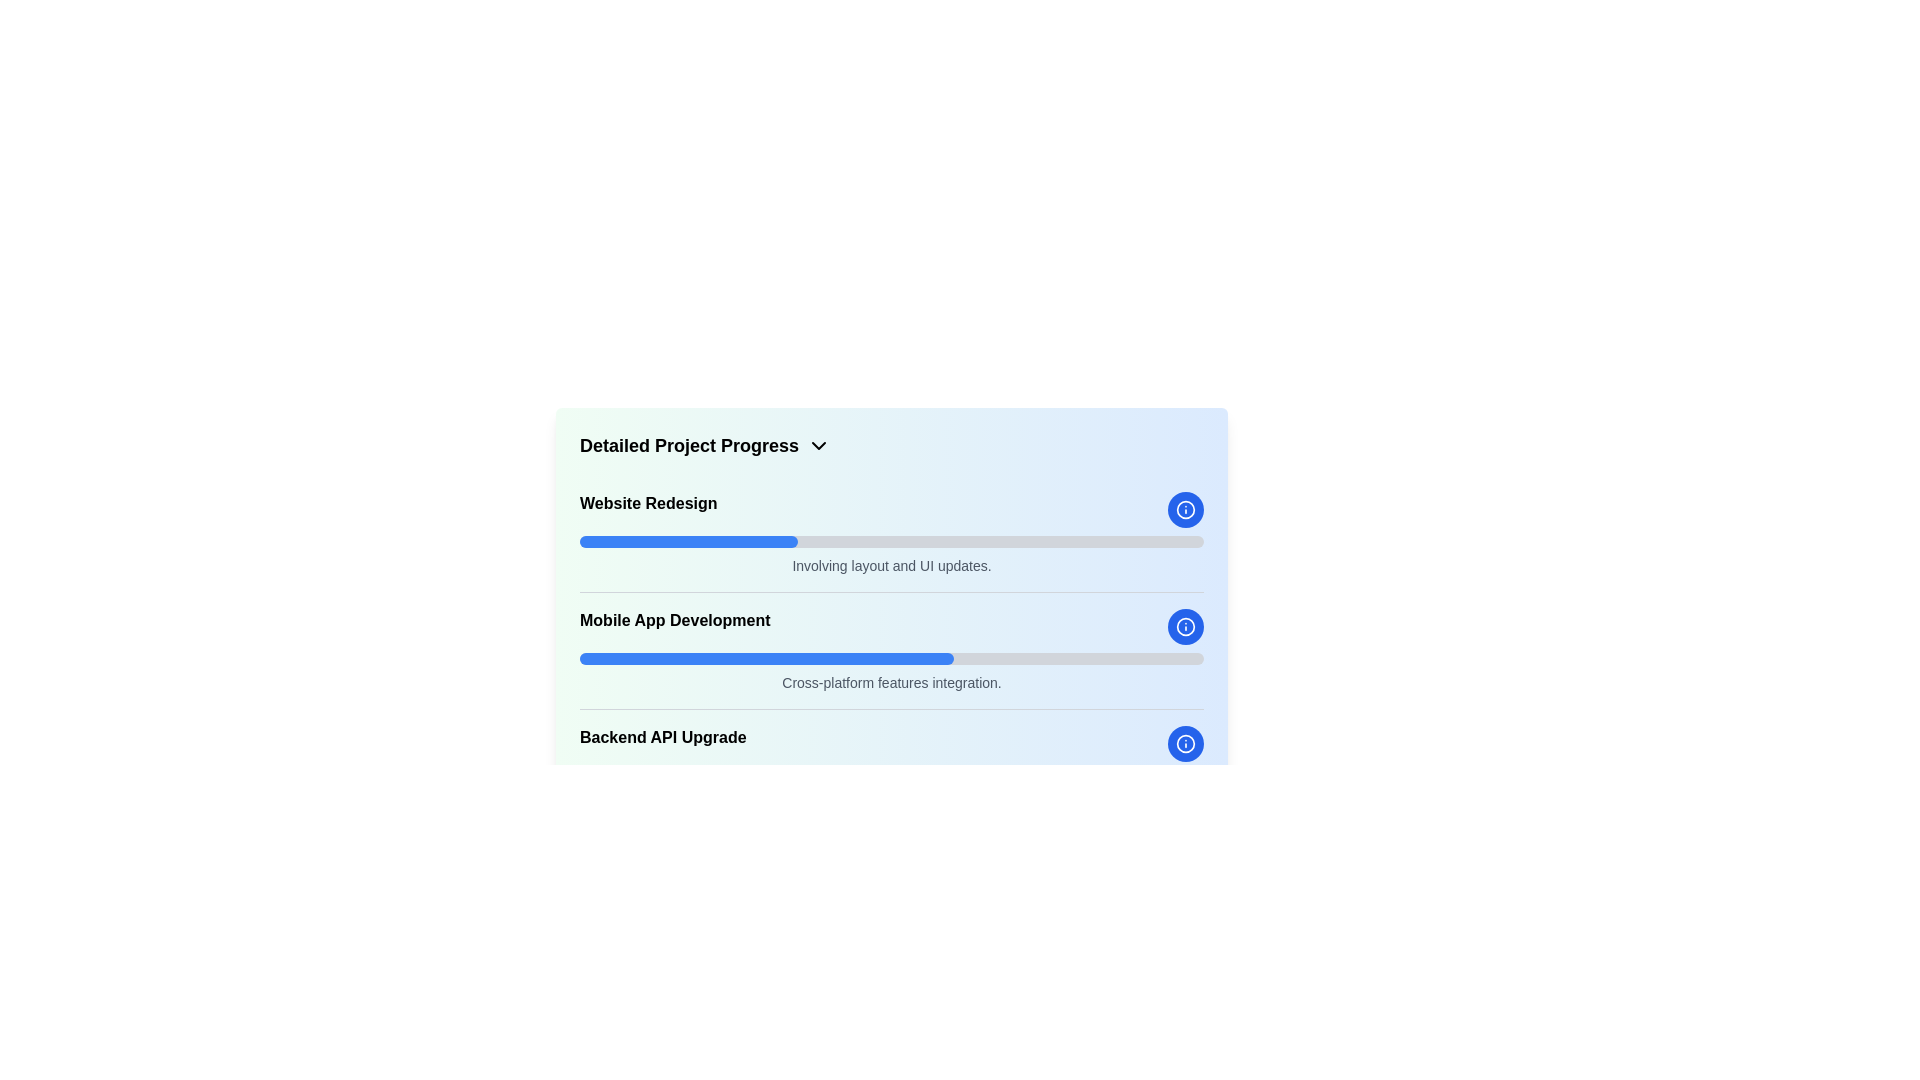 The height and width of the screenshot is (1080, 1920). What do you see at coordinates (891, 660) in the screenshot?
I see `the progress bars in the 'Detailed Project Progress' section` at bounding box center [891, 660].